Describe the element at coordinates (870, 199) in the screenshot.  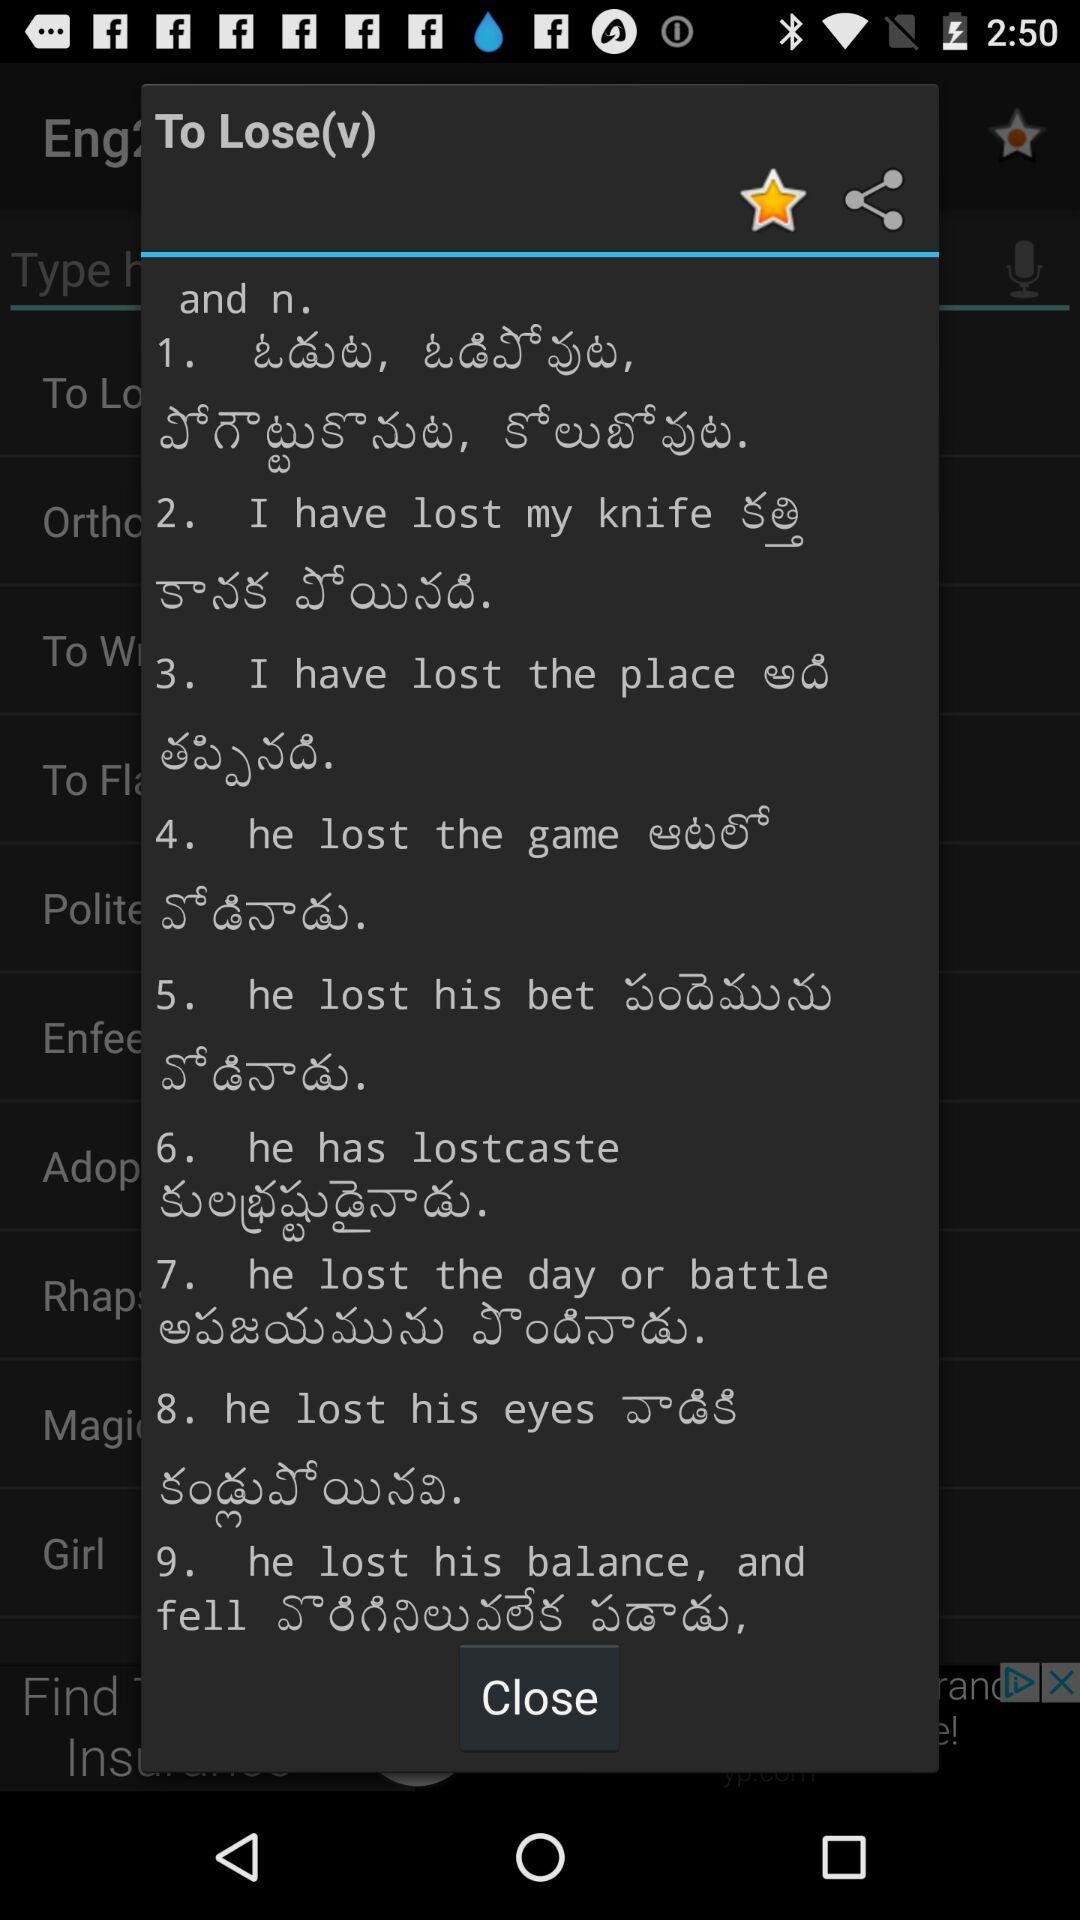
I see `share information` at that location.